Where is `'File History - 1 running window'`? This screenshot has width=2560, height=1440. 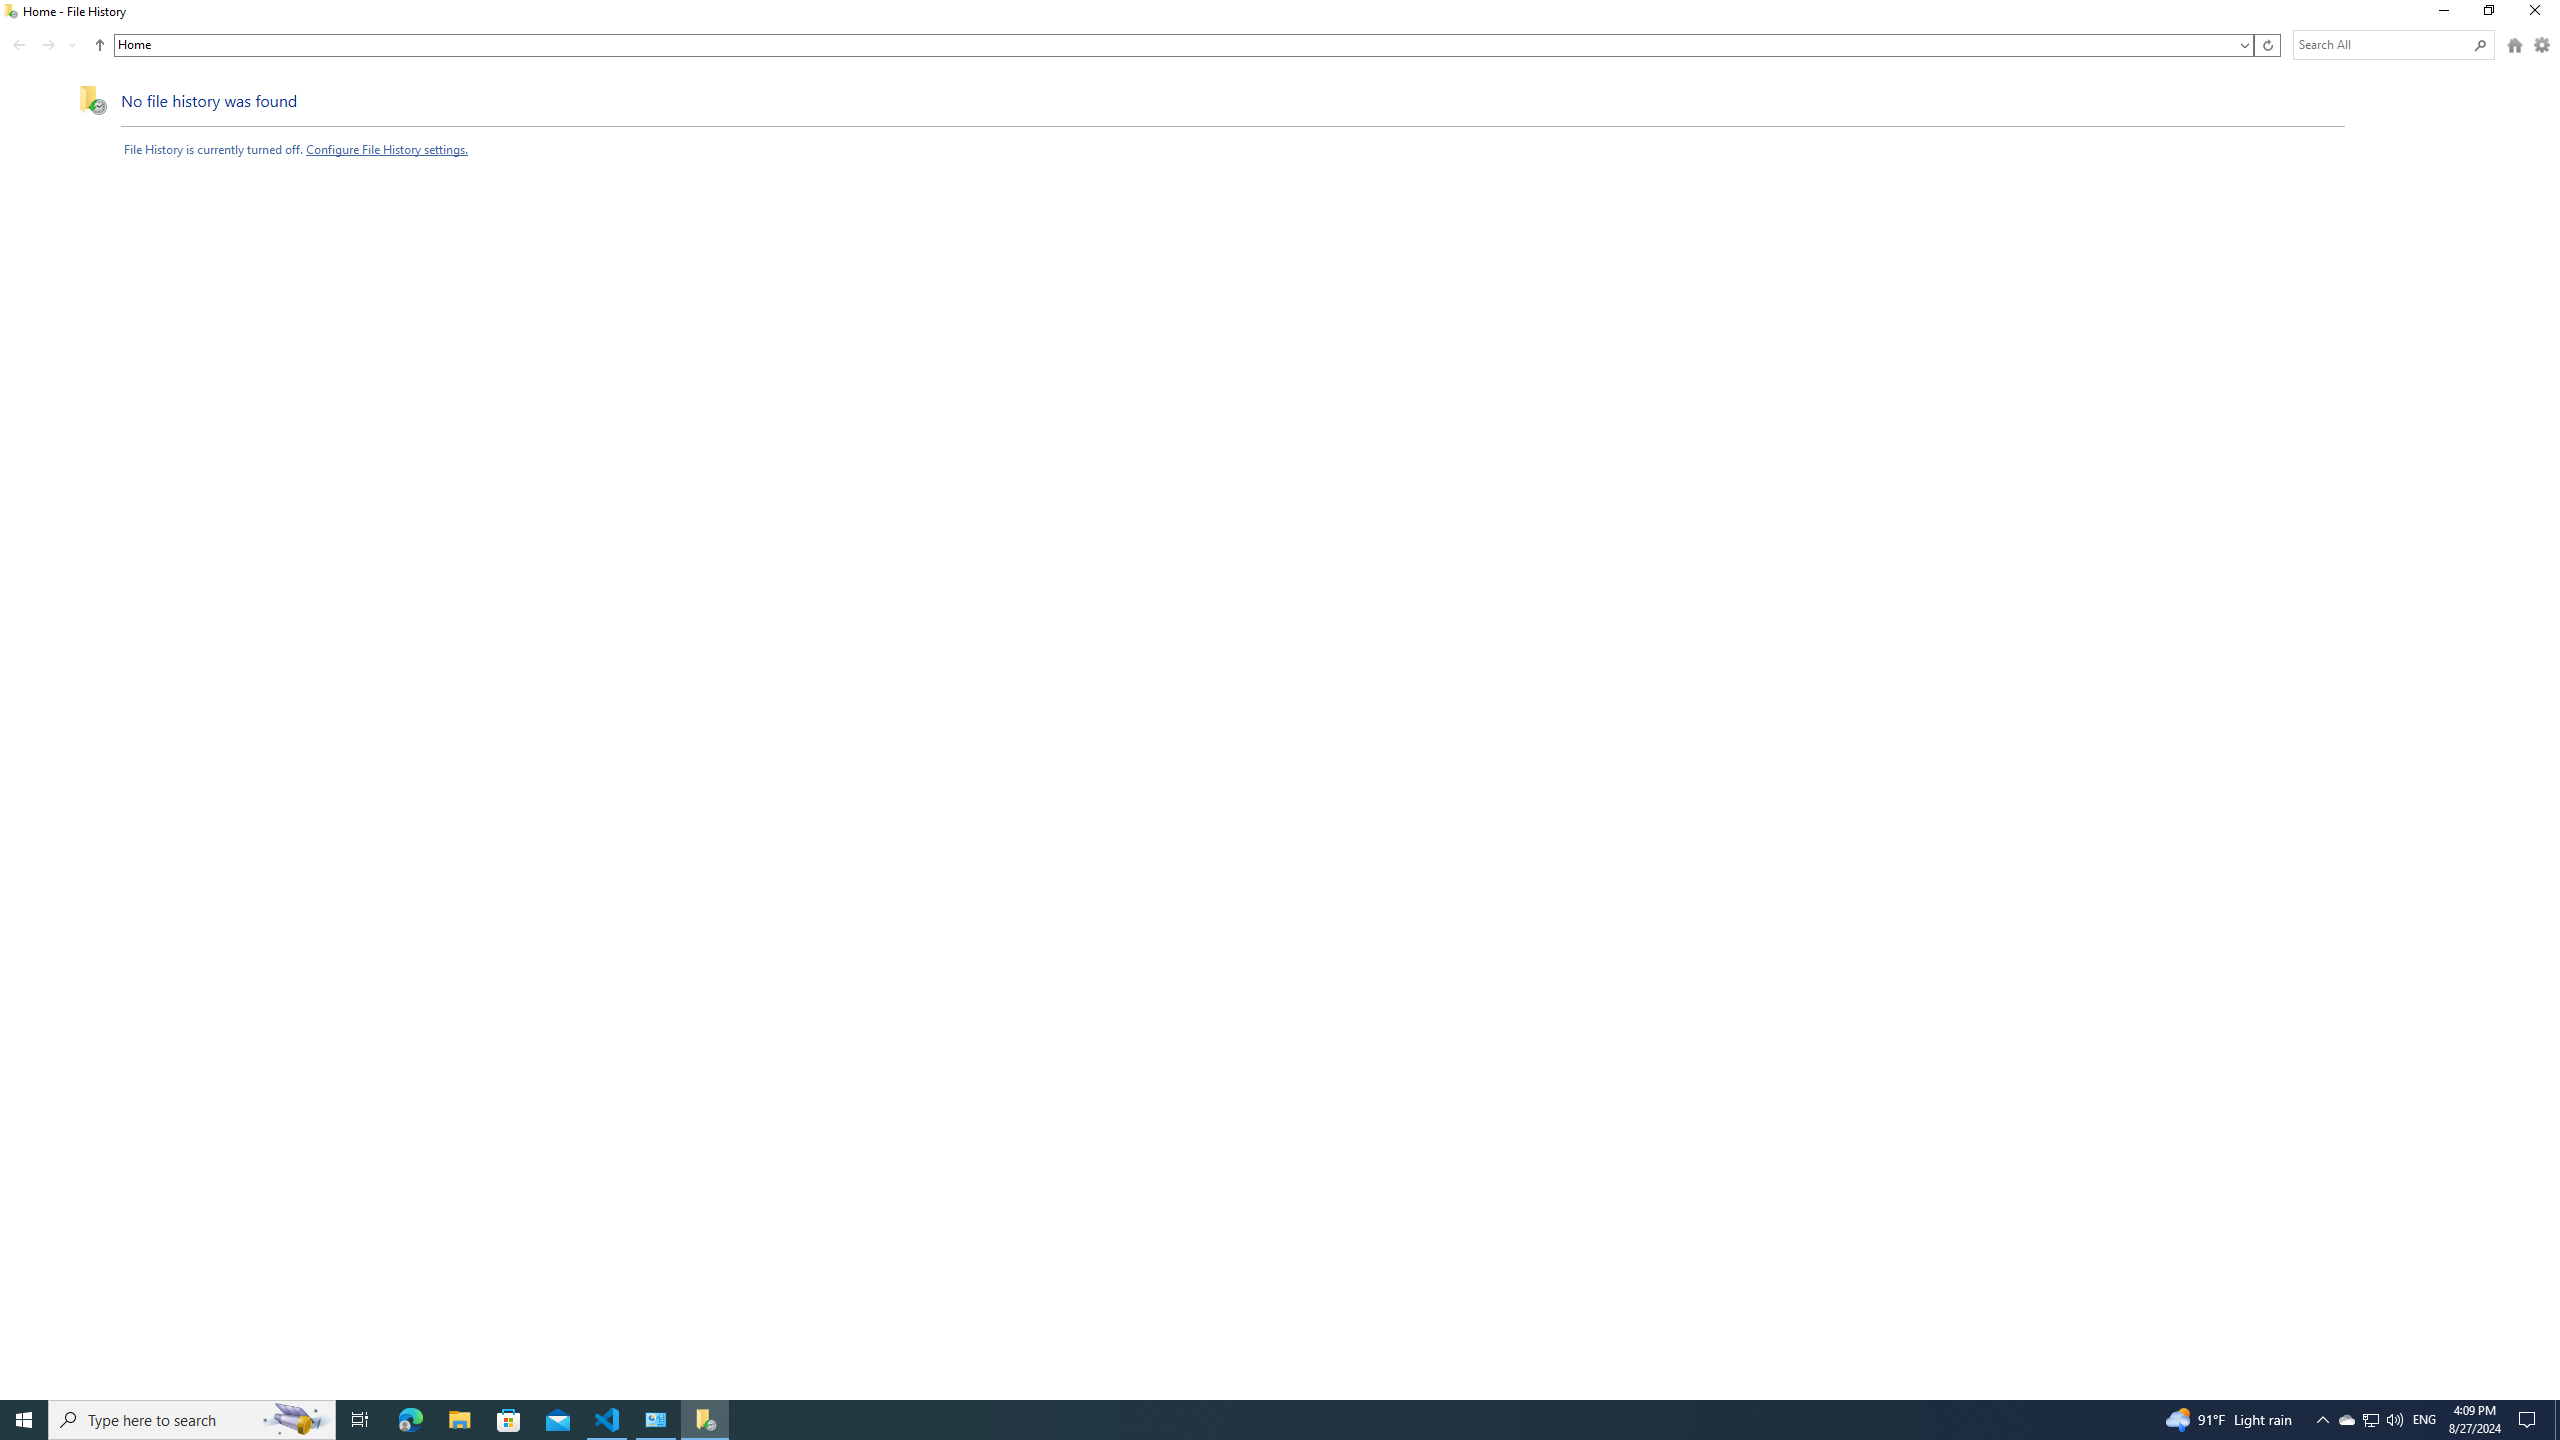 'File History - 1 running window' is located at coordinates (705, 1418).